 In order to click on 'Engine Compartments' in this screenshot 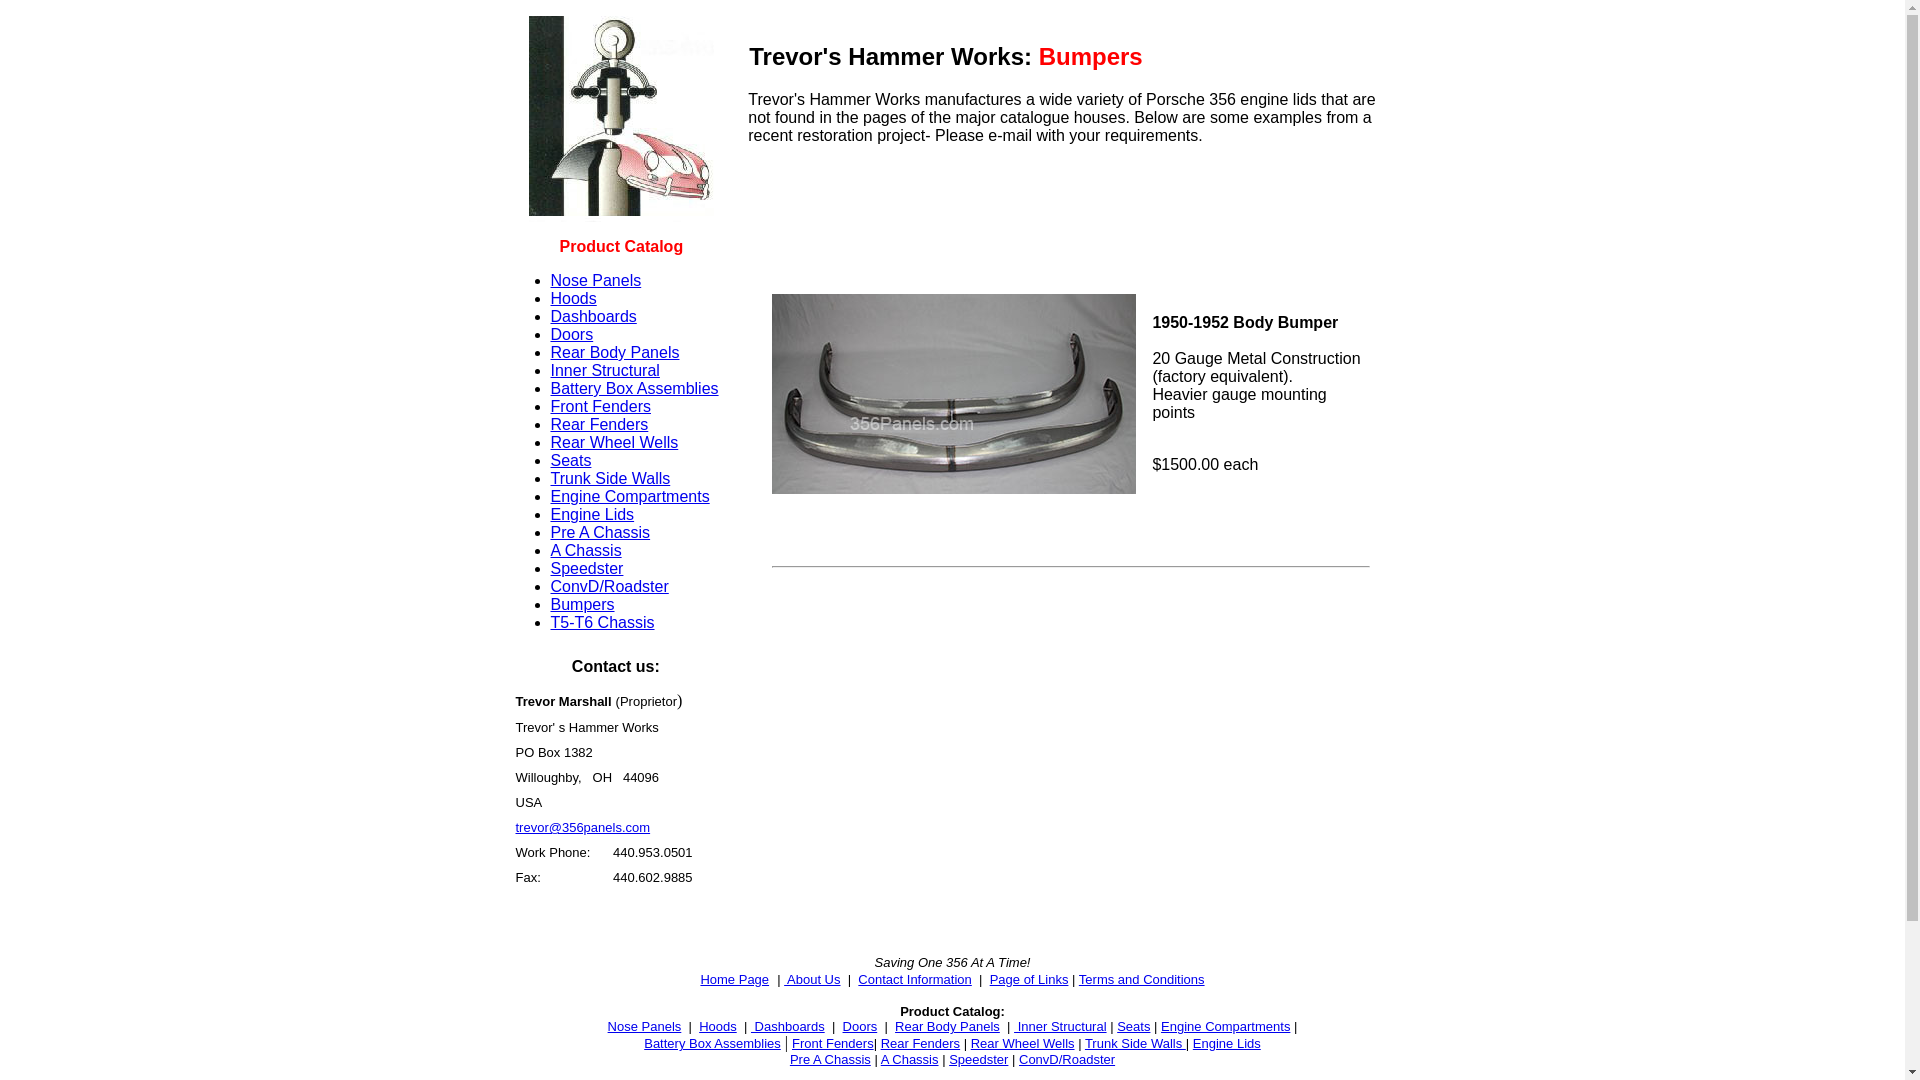, I will do `click(1224, 1026)`.